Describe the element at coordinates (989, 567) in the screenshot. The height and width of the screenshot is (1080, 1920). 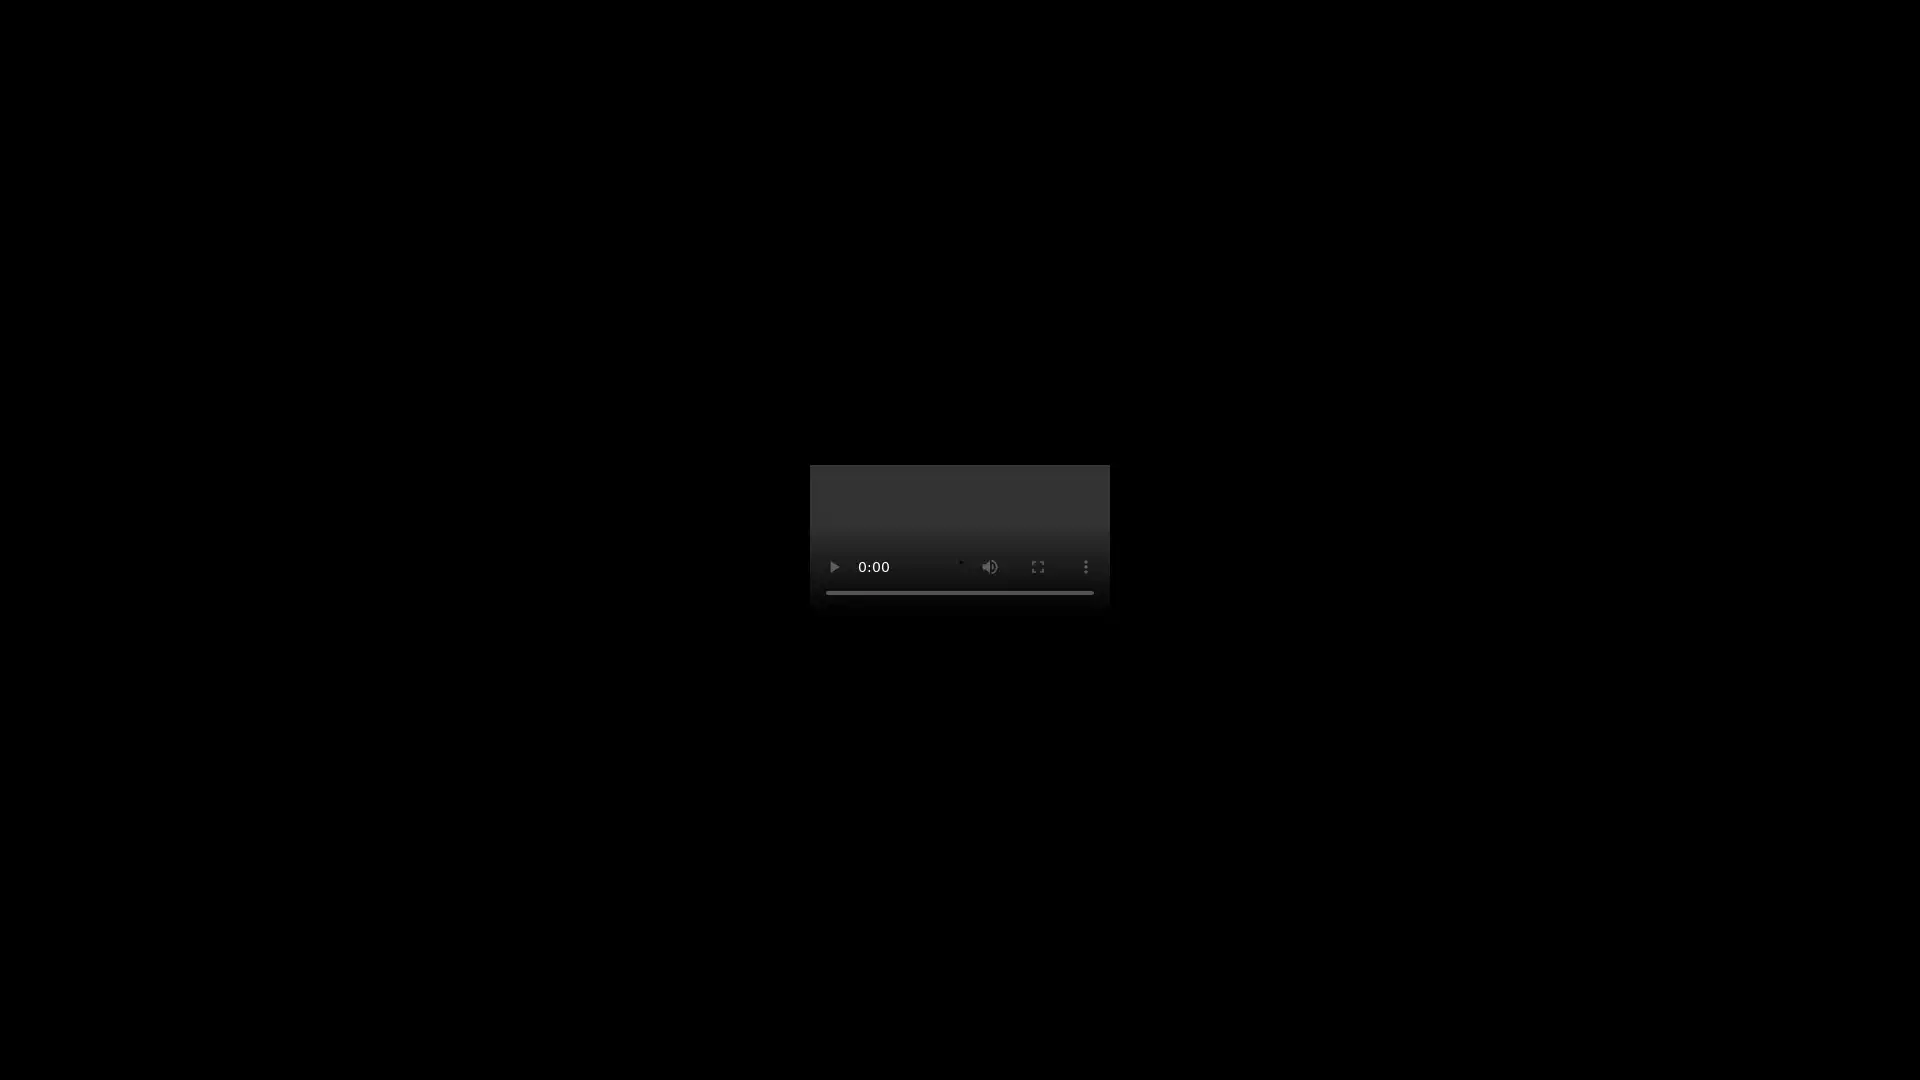
I see `mute` at that location.